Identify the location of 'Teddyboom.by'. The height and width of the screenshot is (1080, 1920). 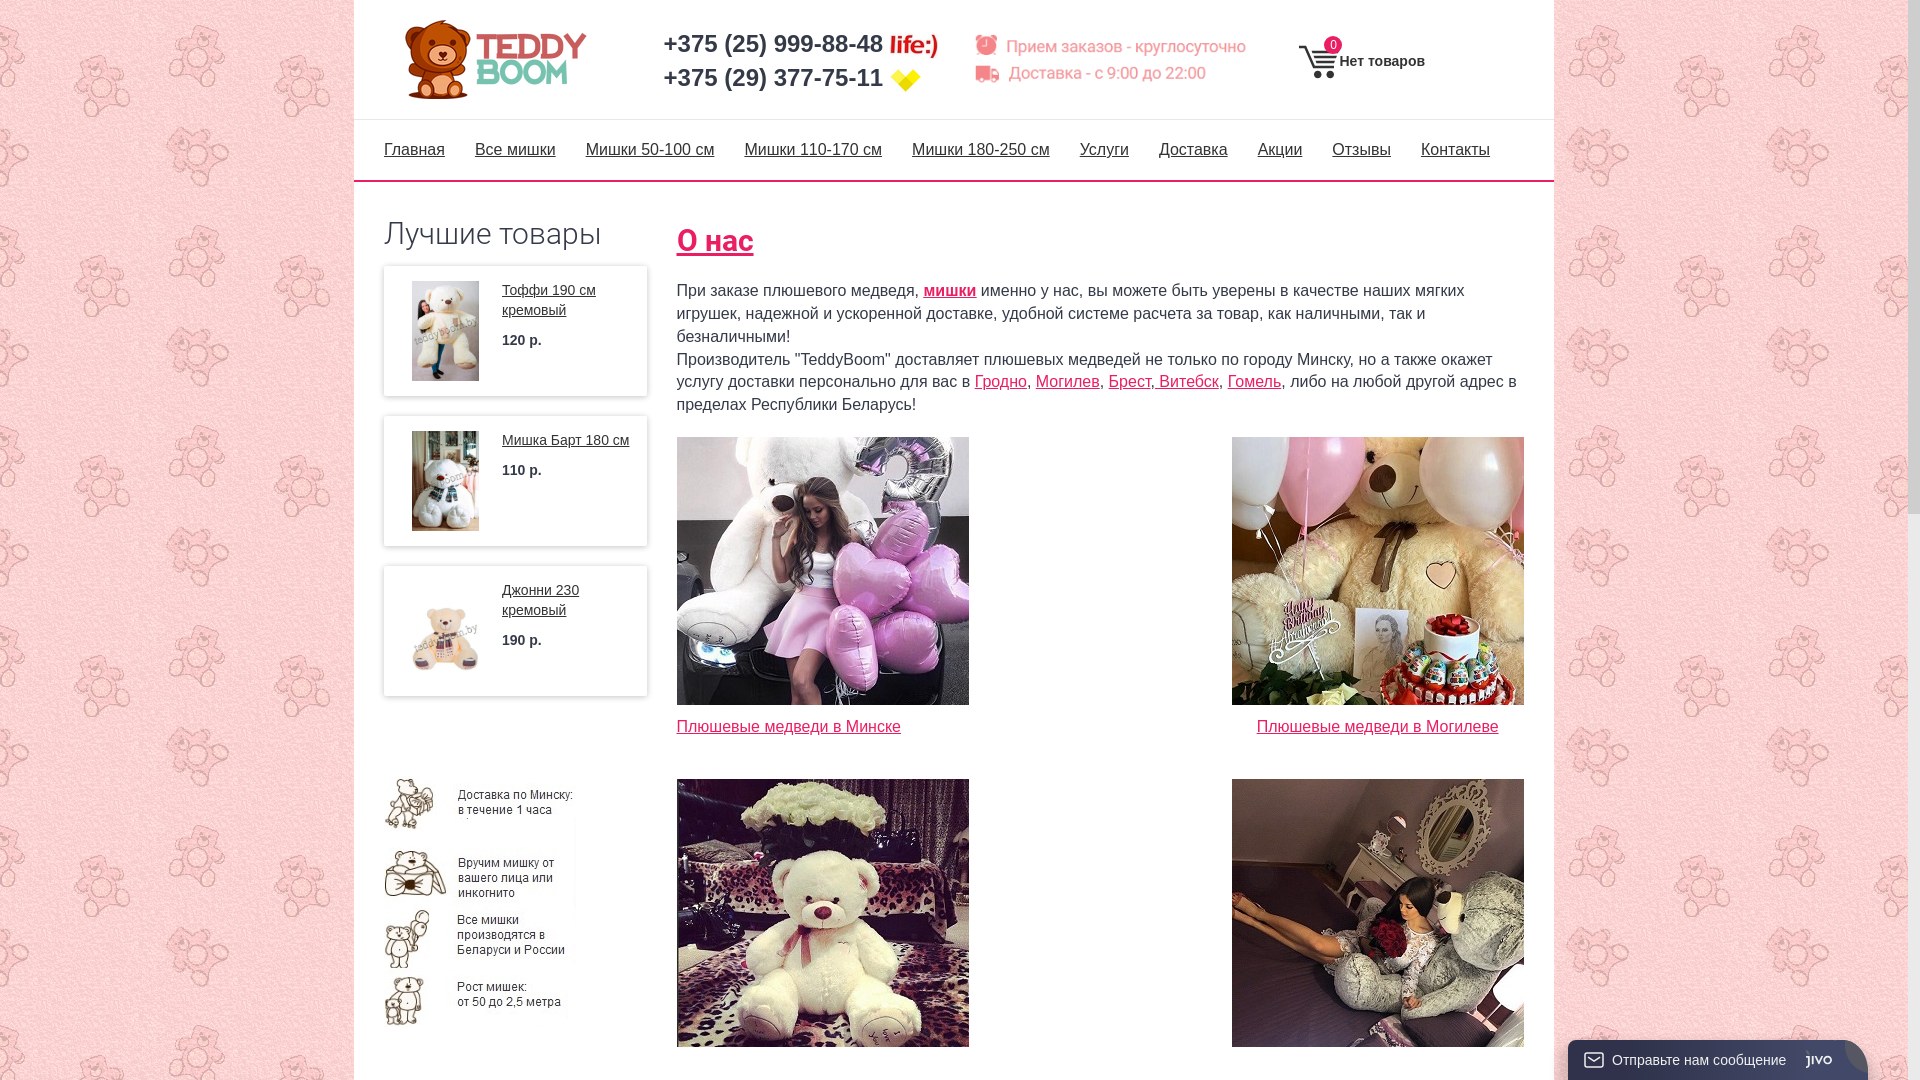
(400, 58).